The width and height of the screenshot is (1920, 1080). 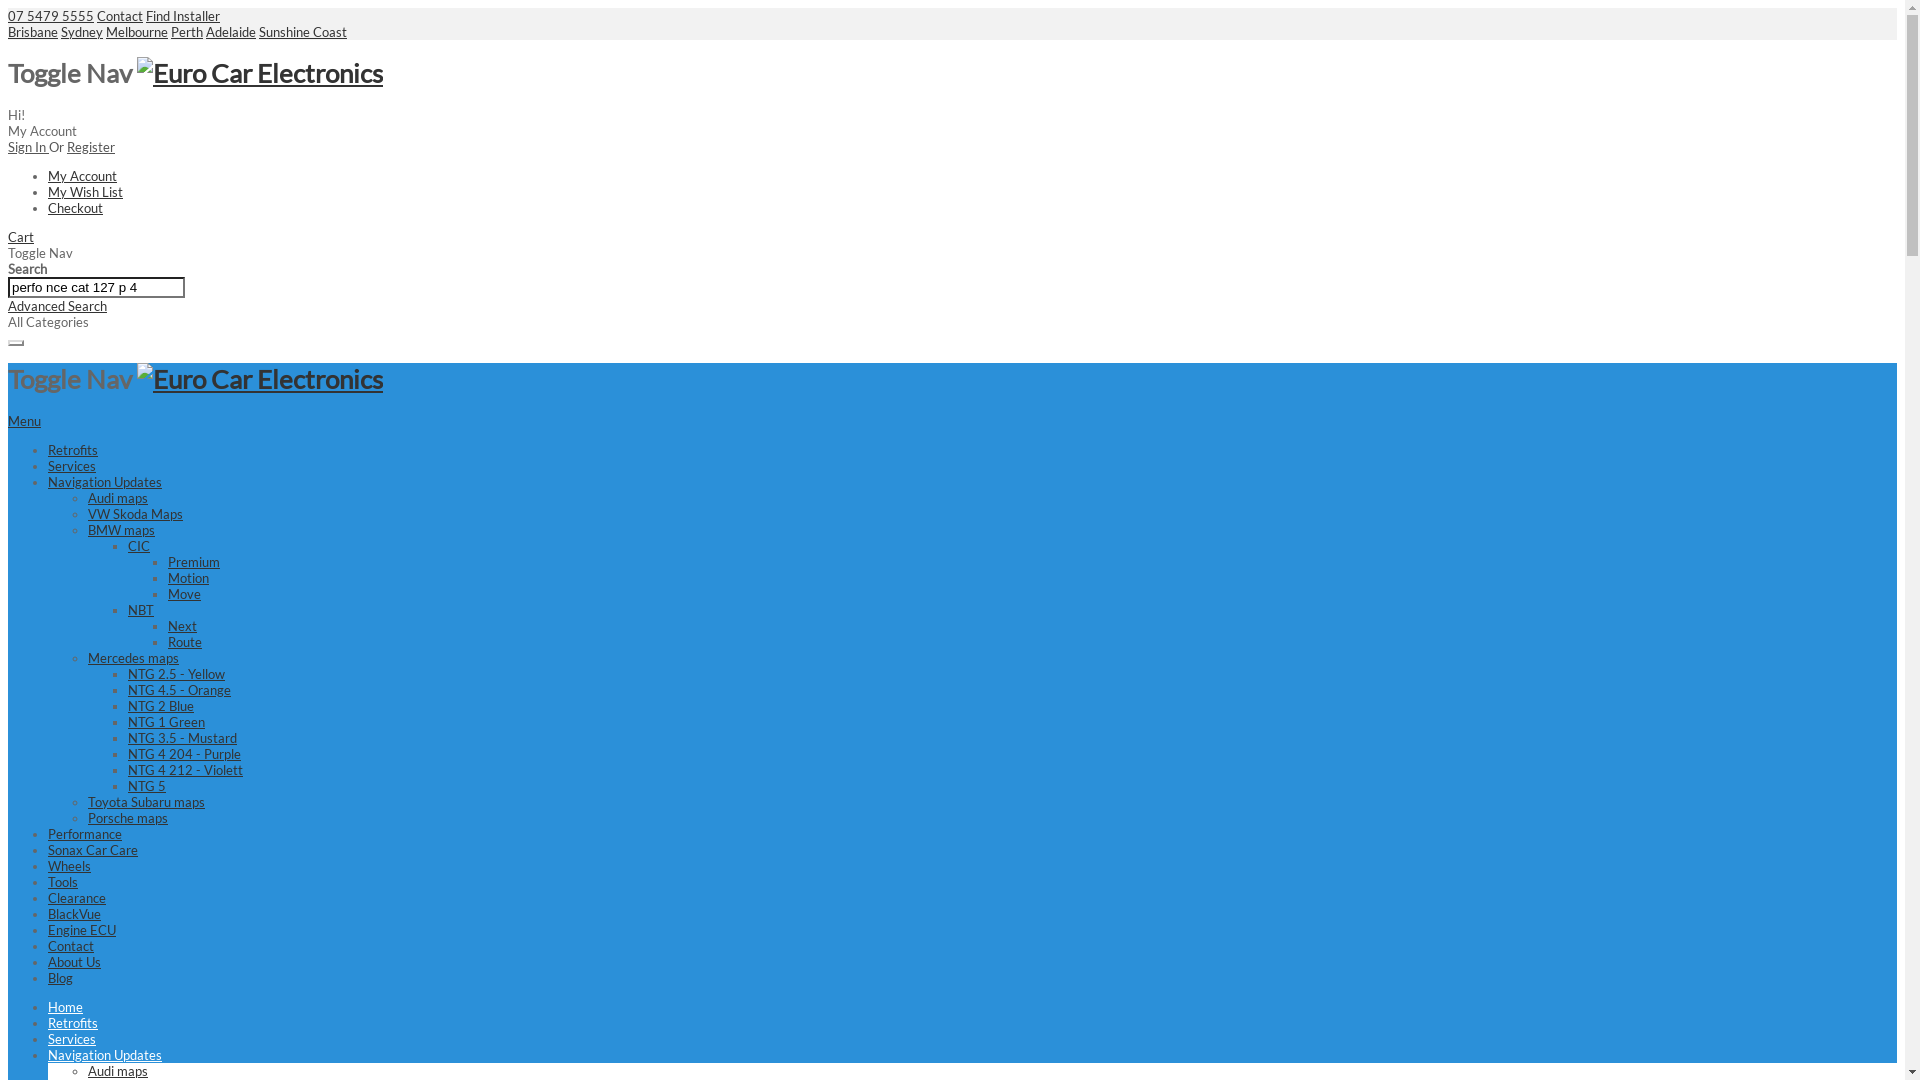 I want to click on 'Perth', so click(x=187, y=31).